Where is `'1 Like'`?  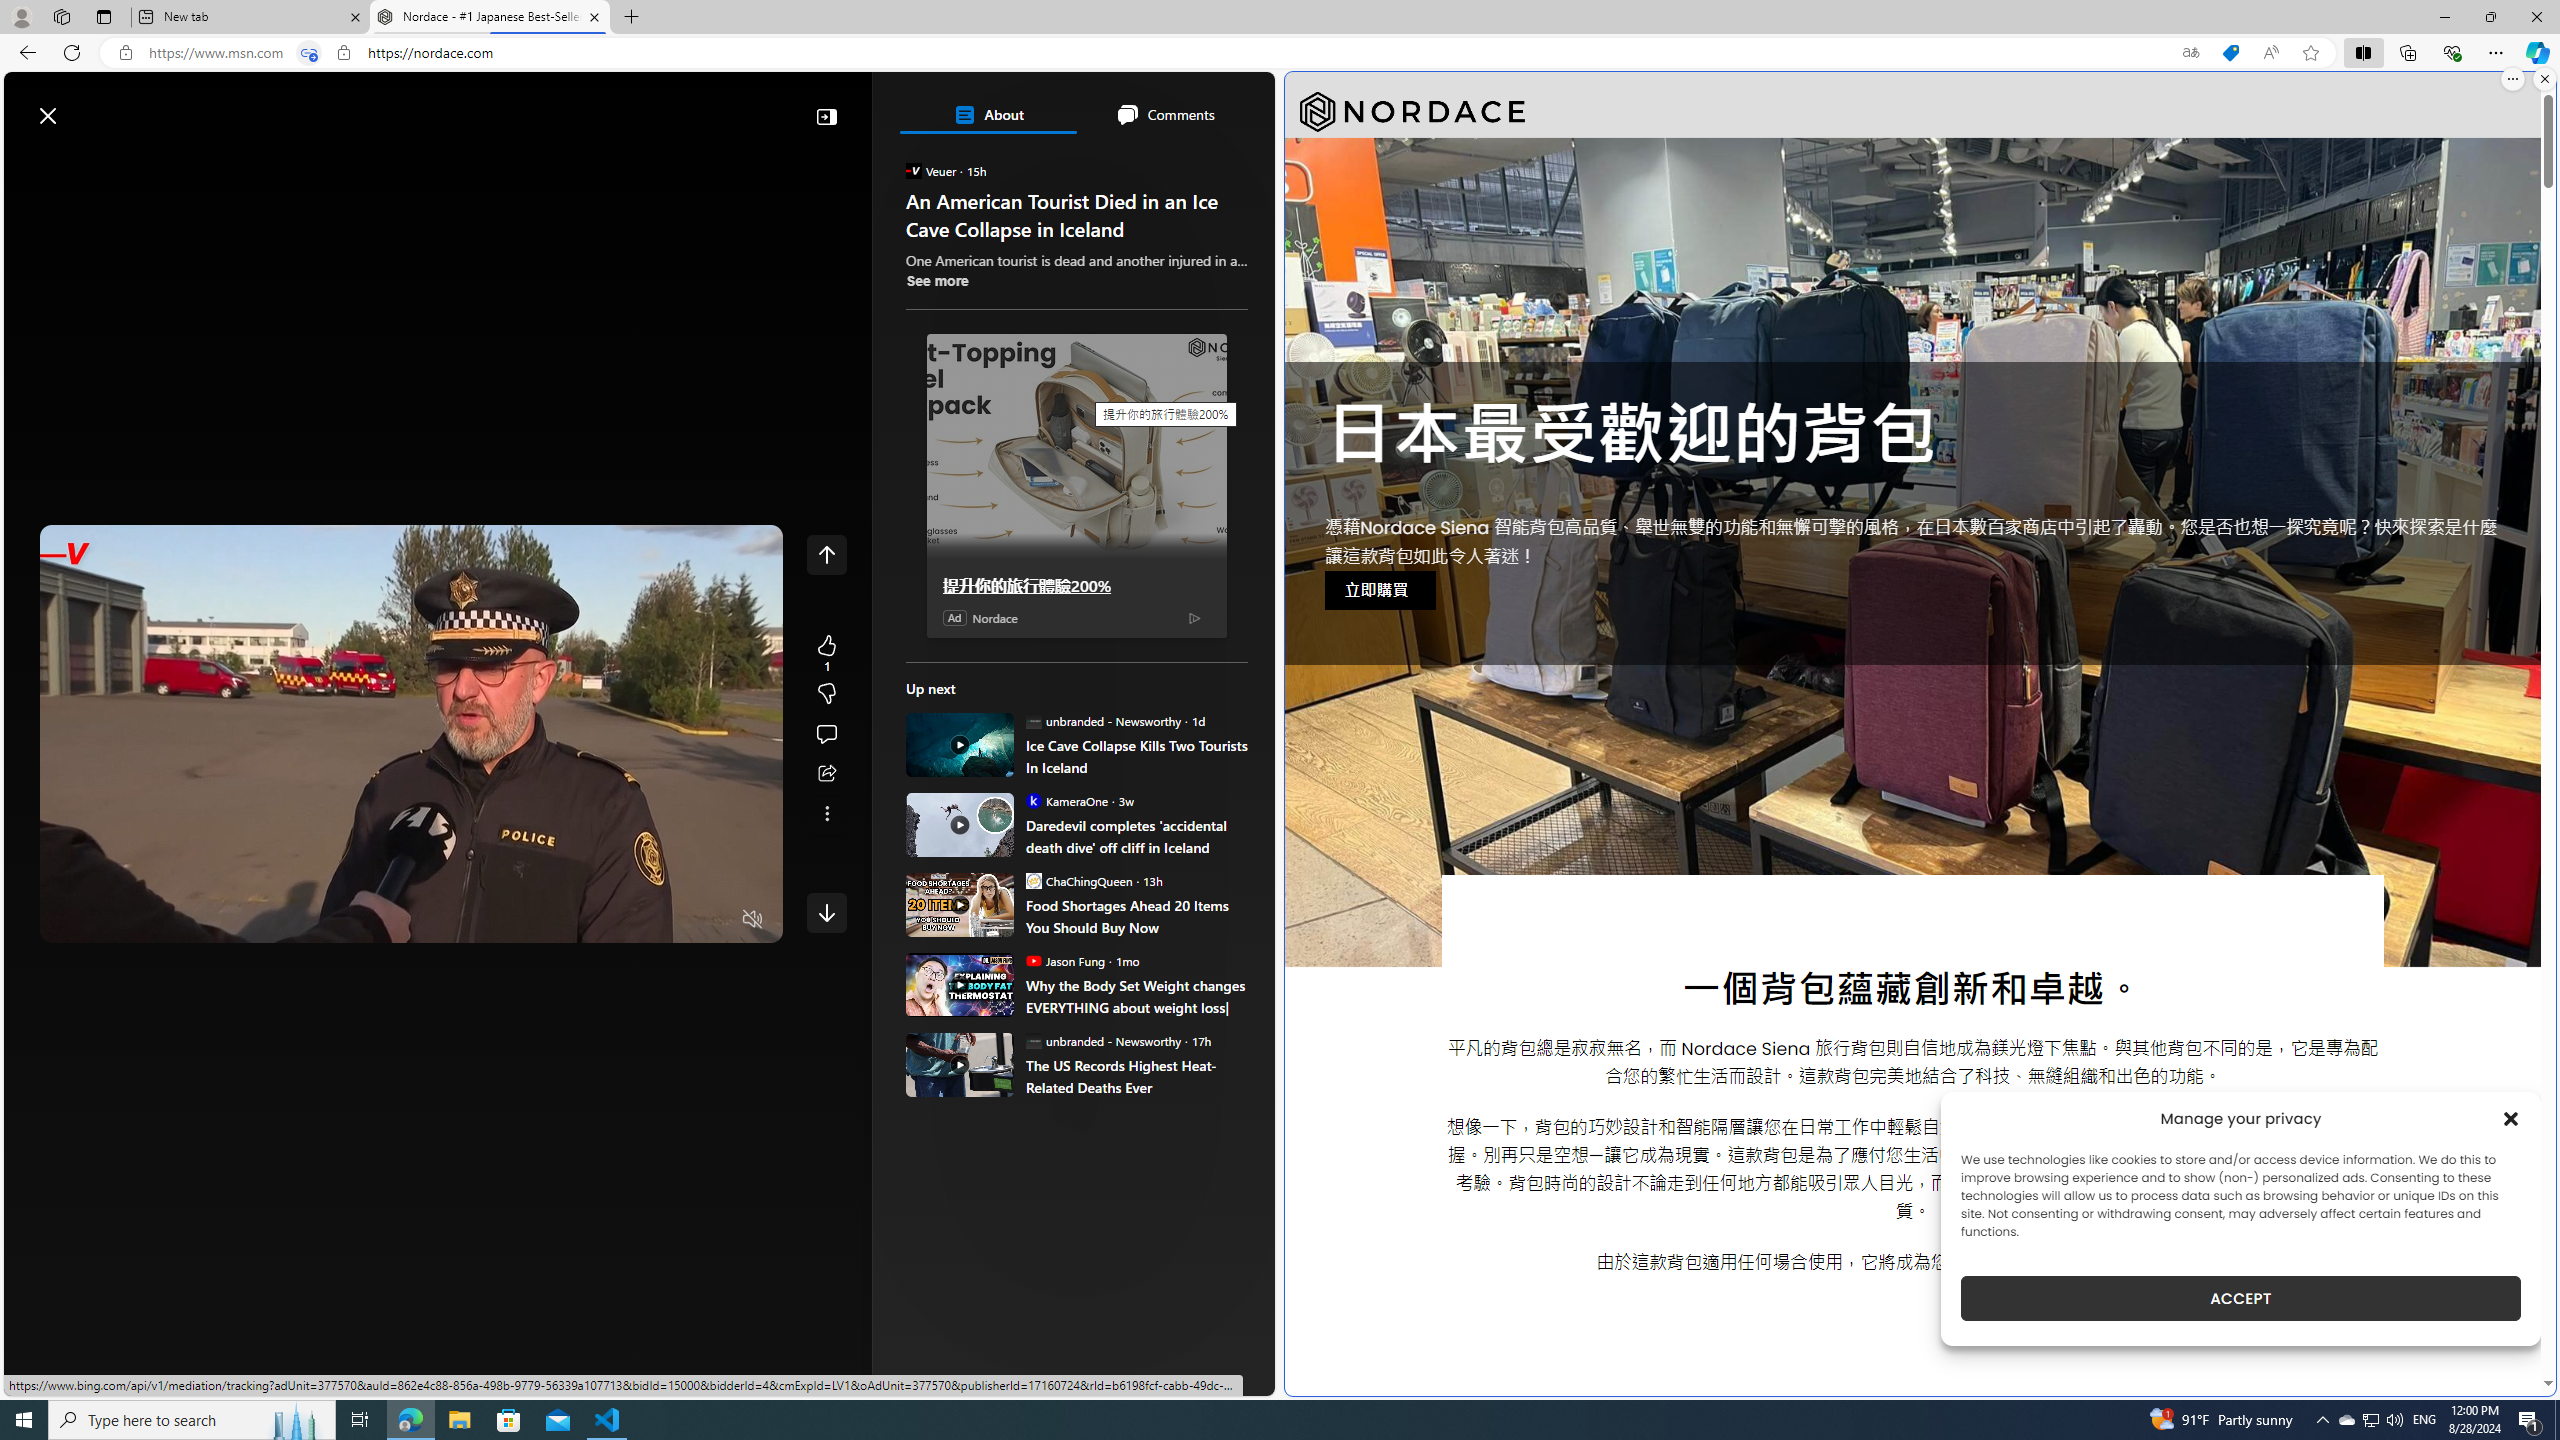 '1 Like' is located at coordinates (826, 652).